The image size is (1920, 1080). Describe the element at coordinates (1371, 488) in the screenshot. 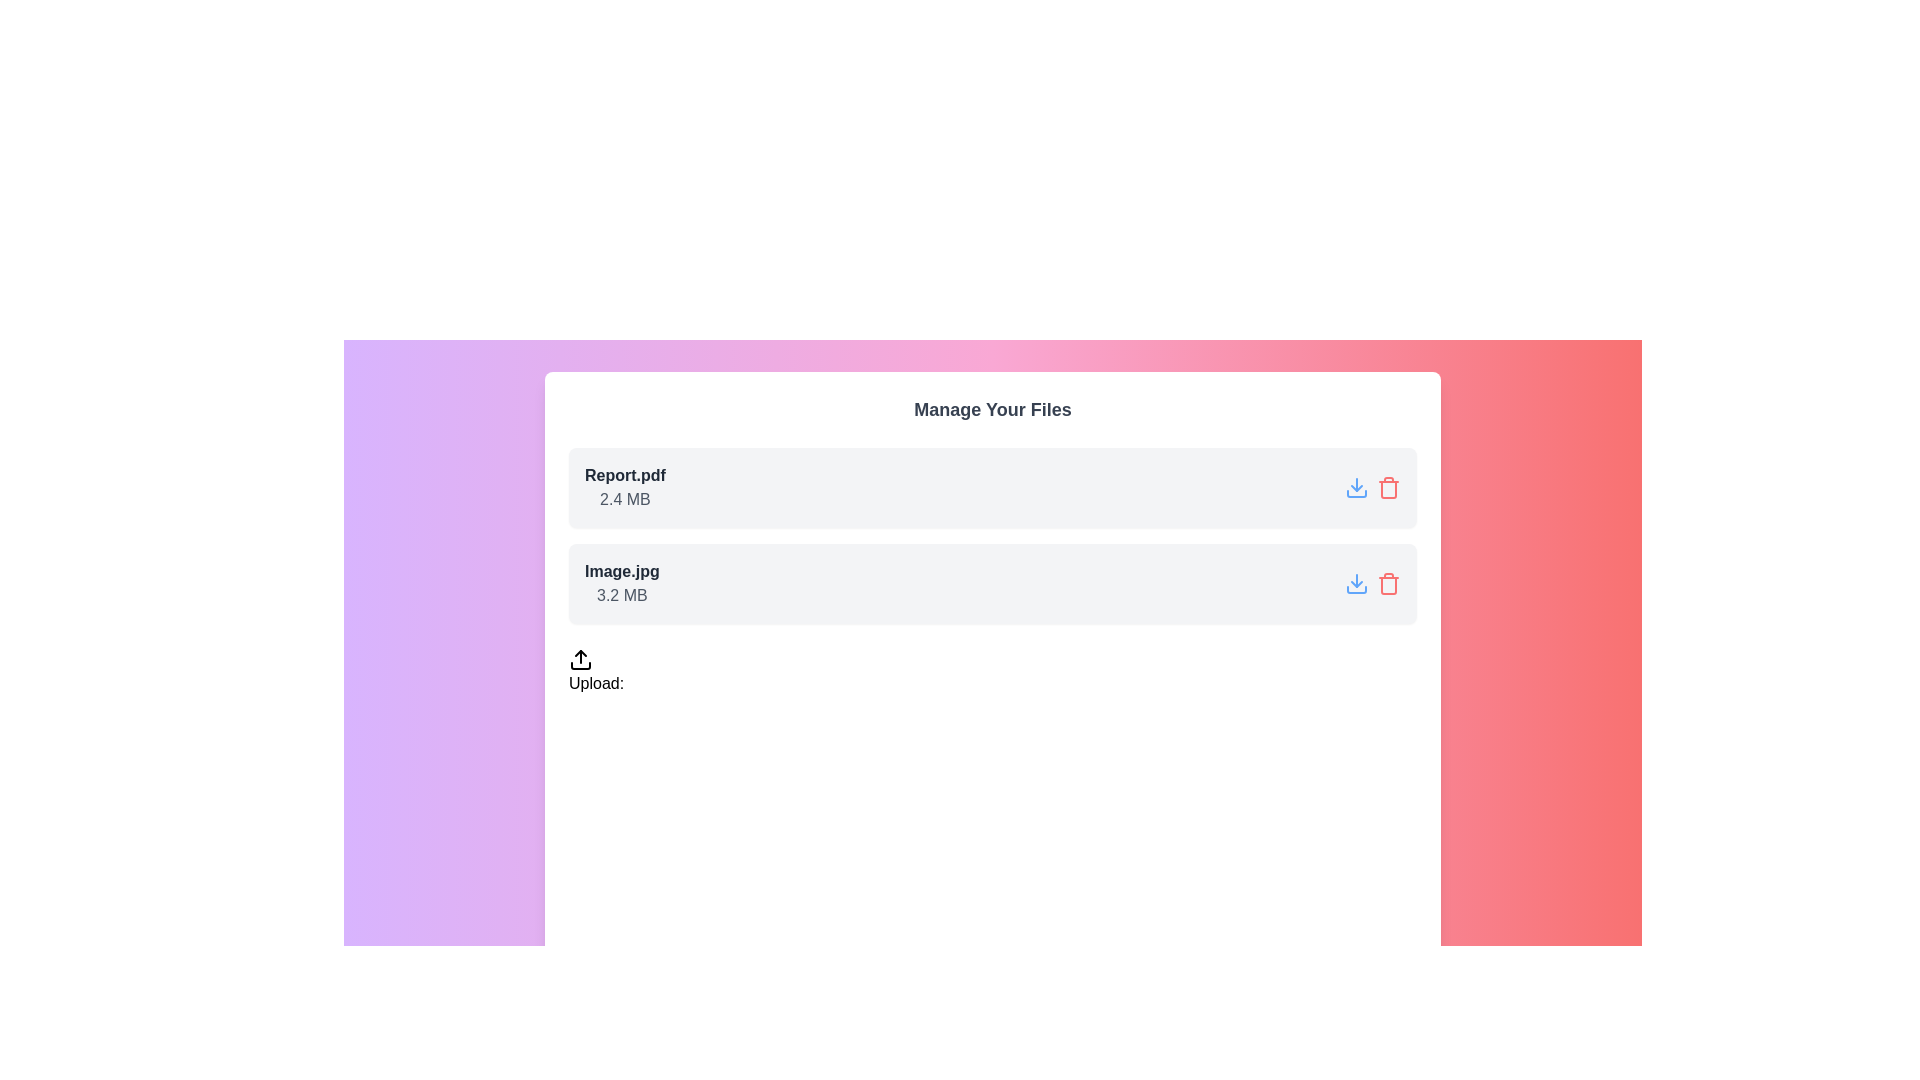

I see `the delete icon in the Button Group of icon buttons on the card displaying 'Report.pdf 2.4 MB'` at that location.